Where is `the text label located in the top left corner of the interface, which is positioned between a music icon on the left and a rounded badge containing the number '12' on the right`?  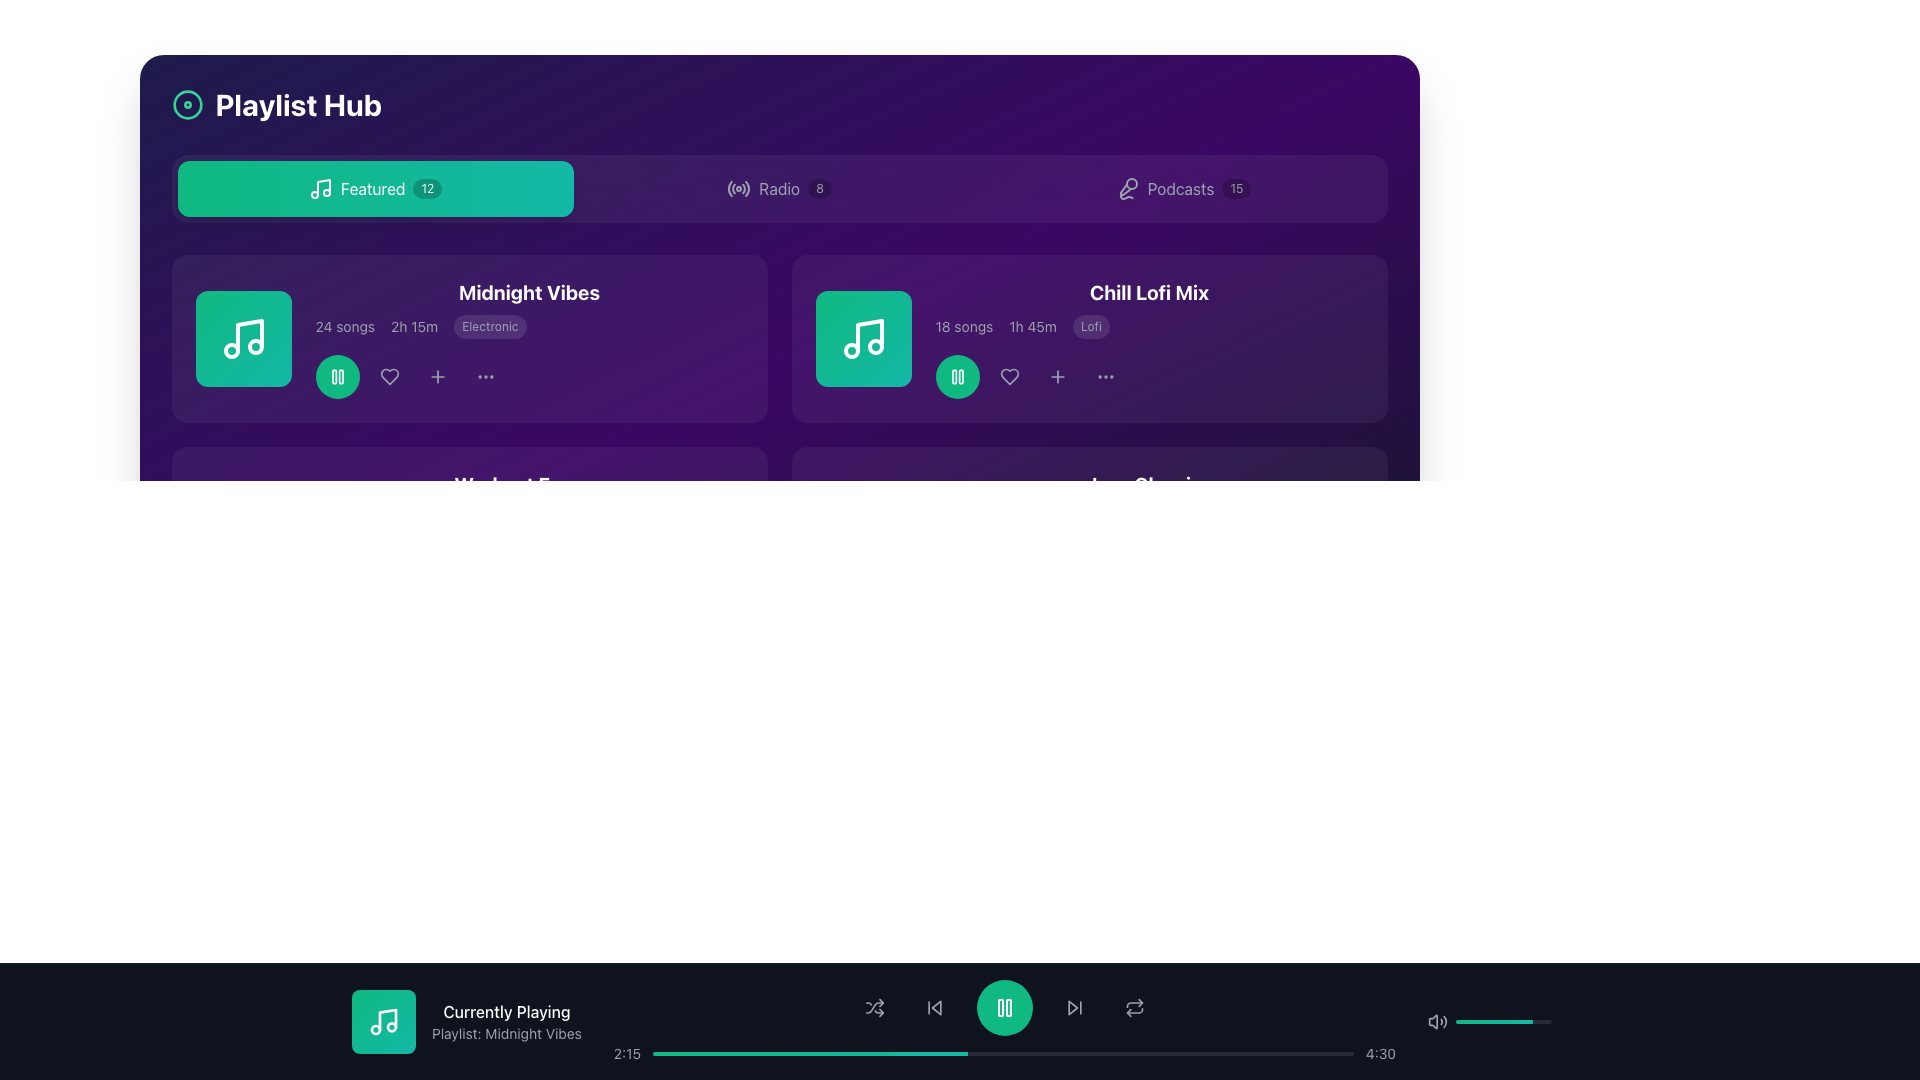
the text label located in the top left corner of the interface, which is positioned between a music icon on the left and a rounded badge containing the number '12' on the right is located at coordinates (373, 189).